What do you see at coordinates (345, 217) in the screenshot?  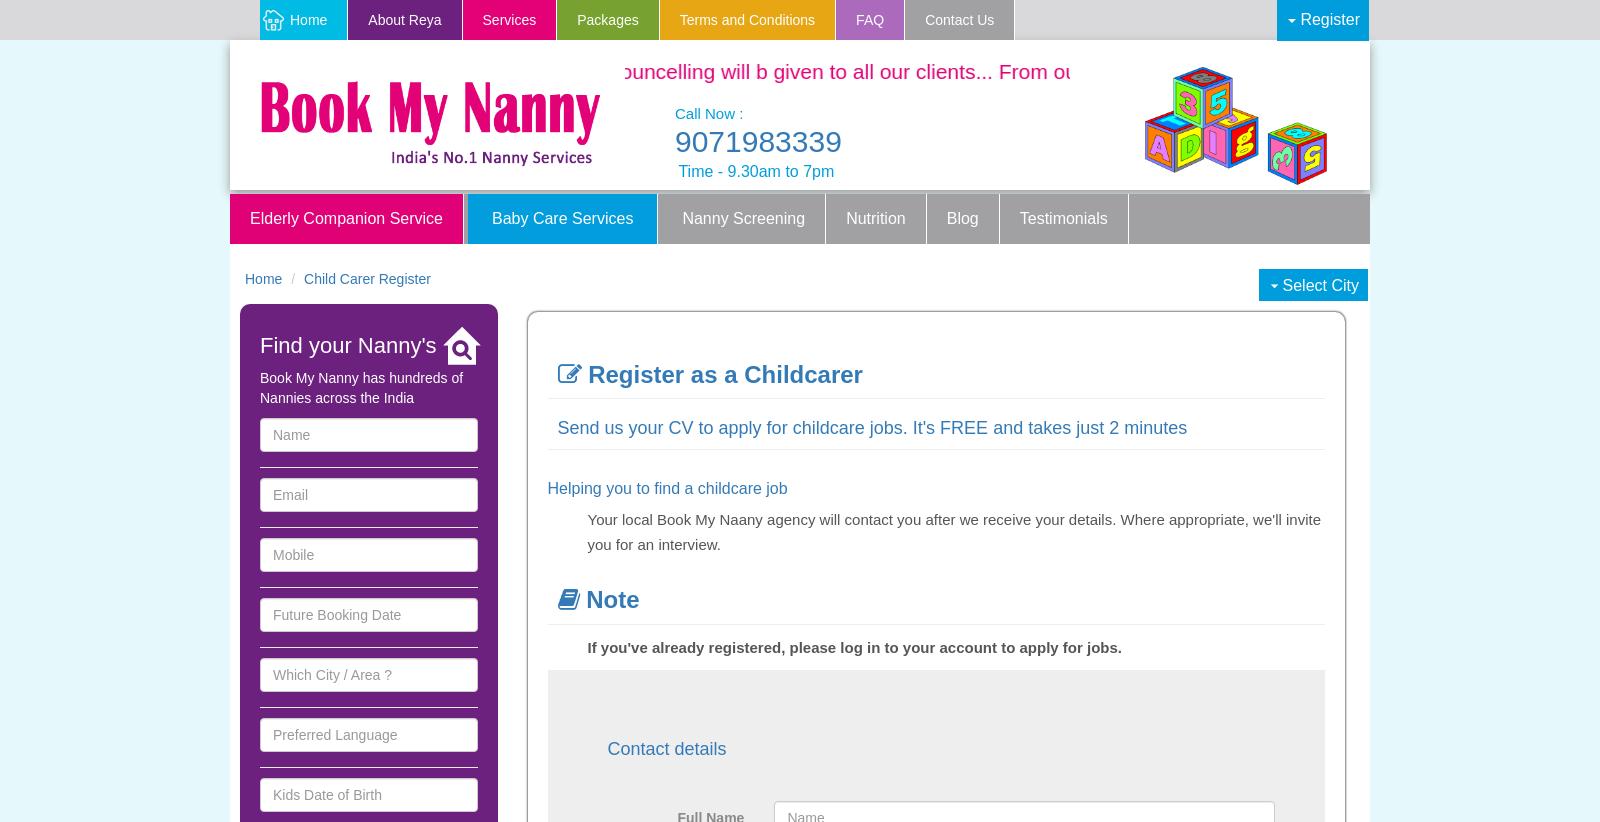 I see `'Elderly Companion Service'` at bounding box center [345, 217].